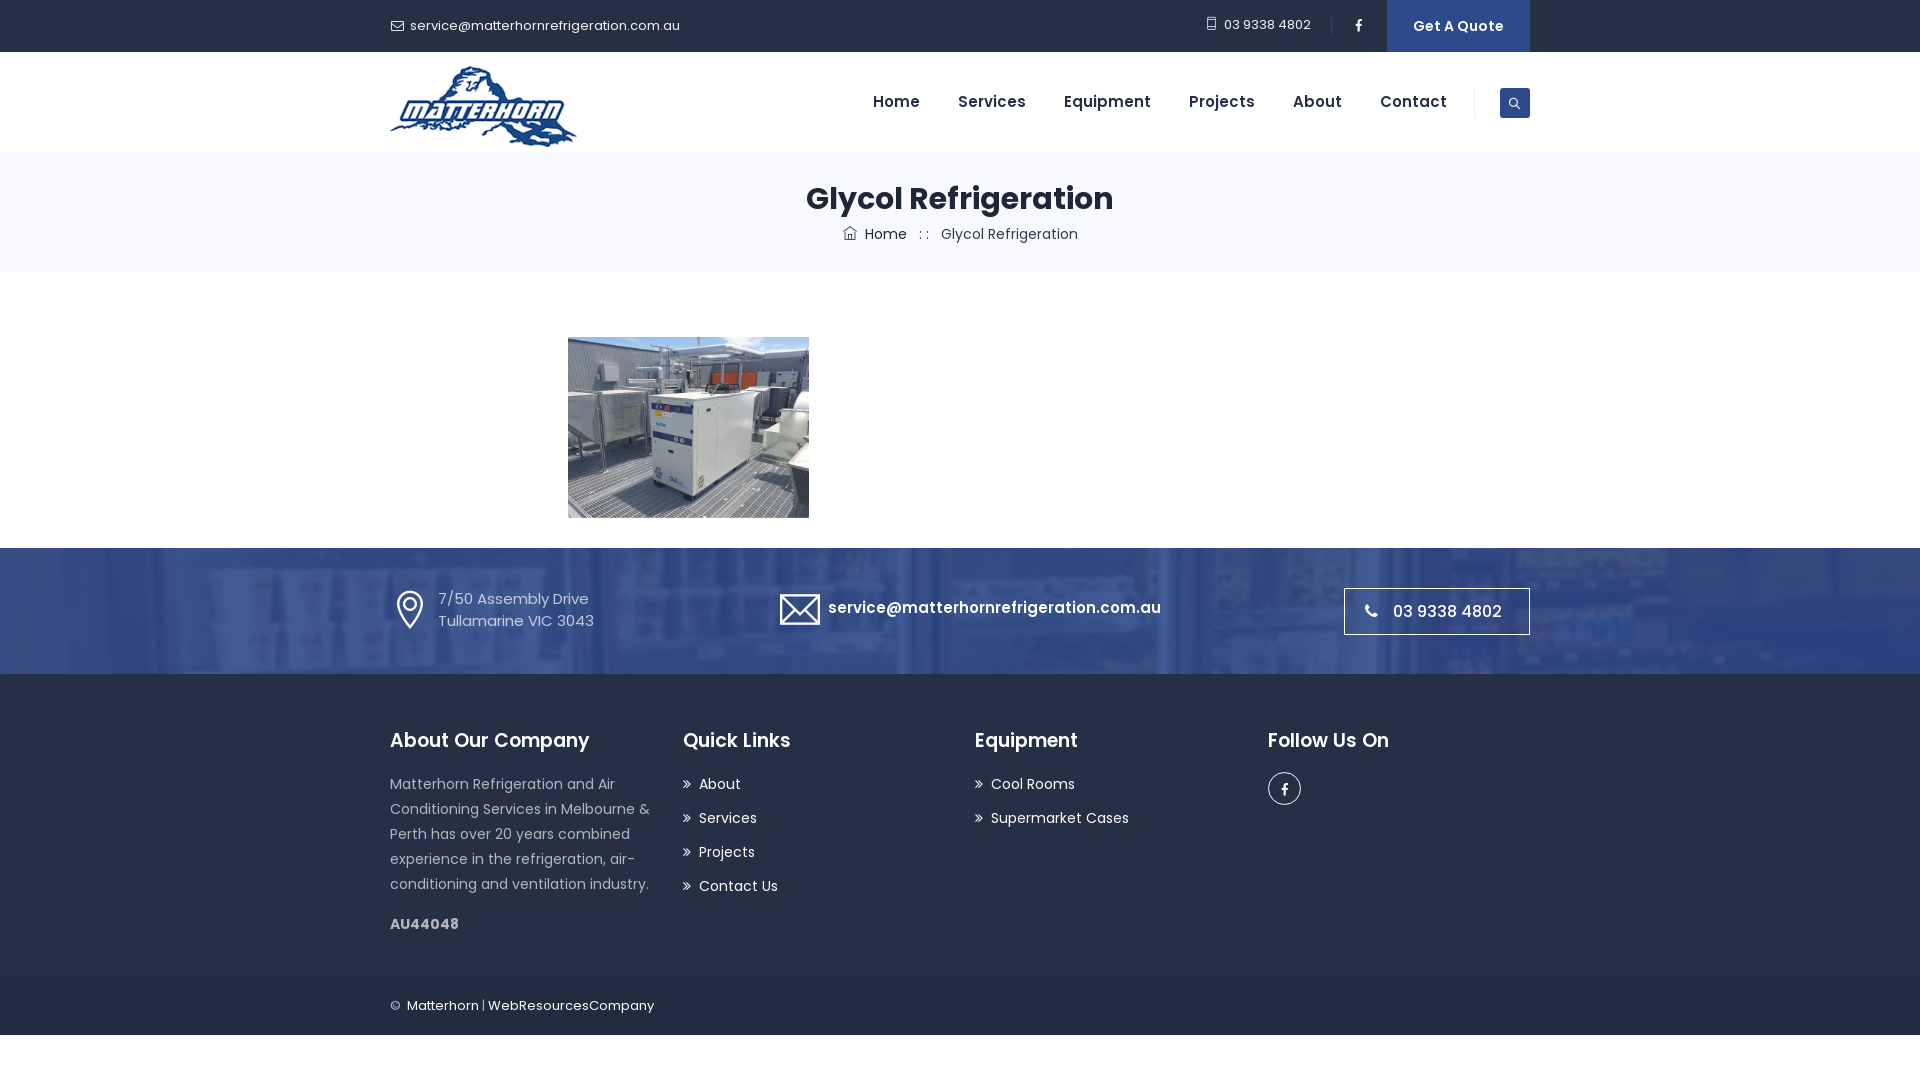 The height and width of the screenshot is (1080, 1920). What do you see at coordinates (483, 101) in the screenshot?
I see `'Matterhorn'` at bounding box center [483, 101].